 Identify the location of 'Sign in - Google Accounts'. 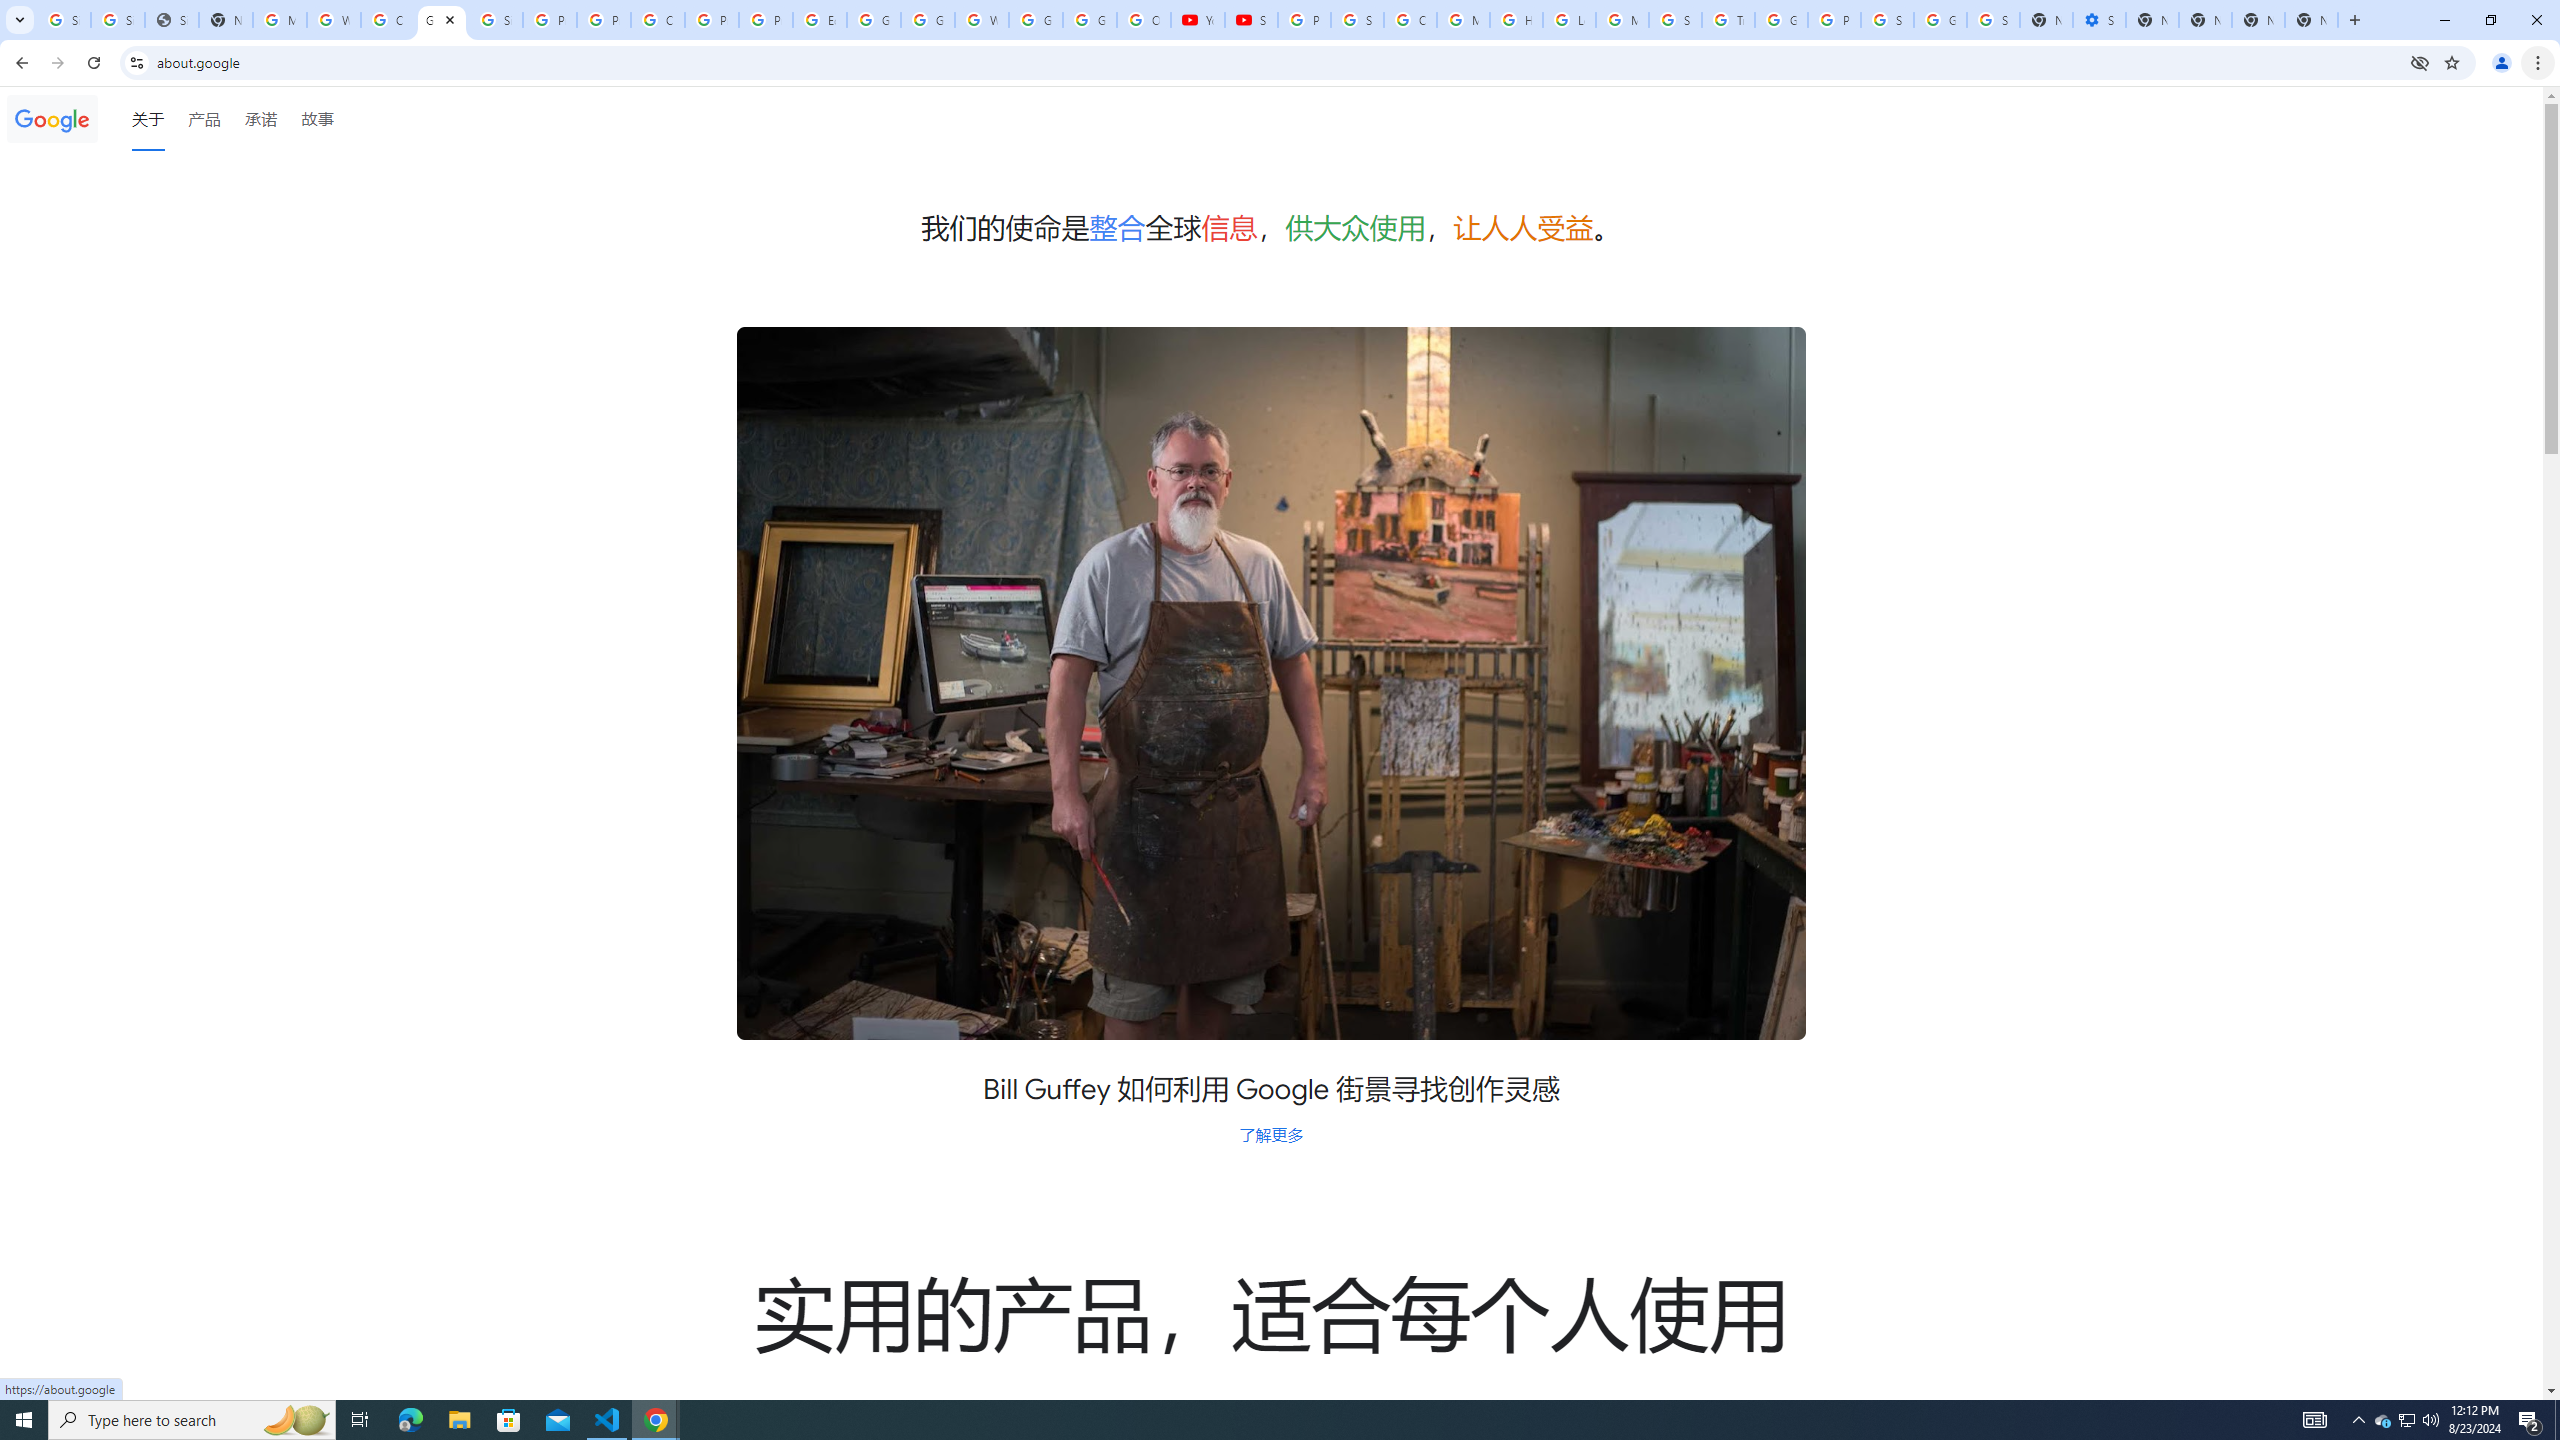
(1886, 19).